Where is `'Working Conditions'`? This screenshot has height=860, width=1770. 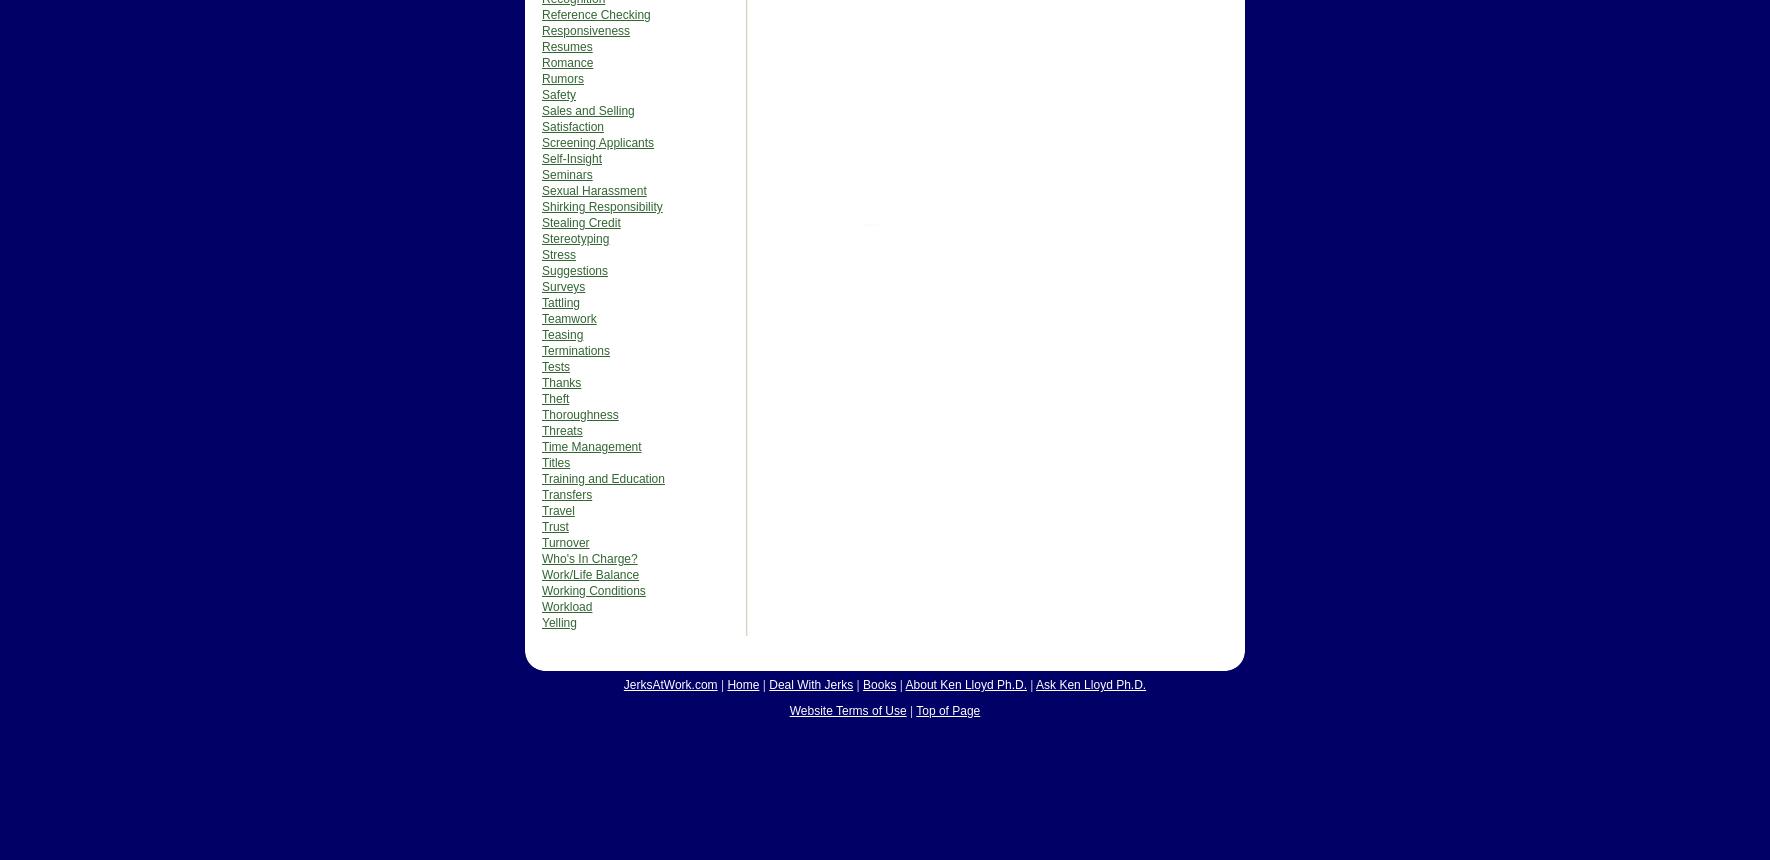 'Working Conditions' is located at coordinates (592, 590).